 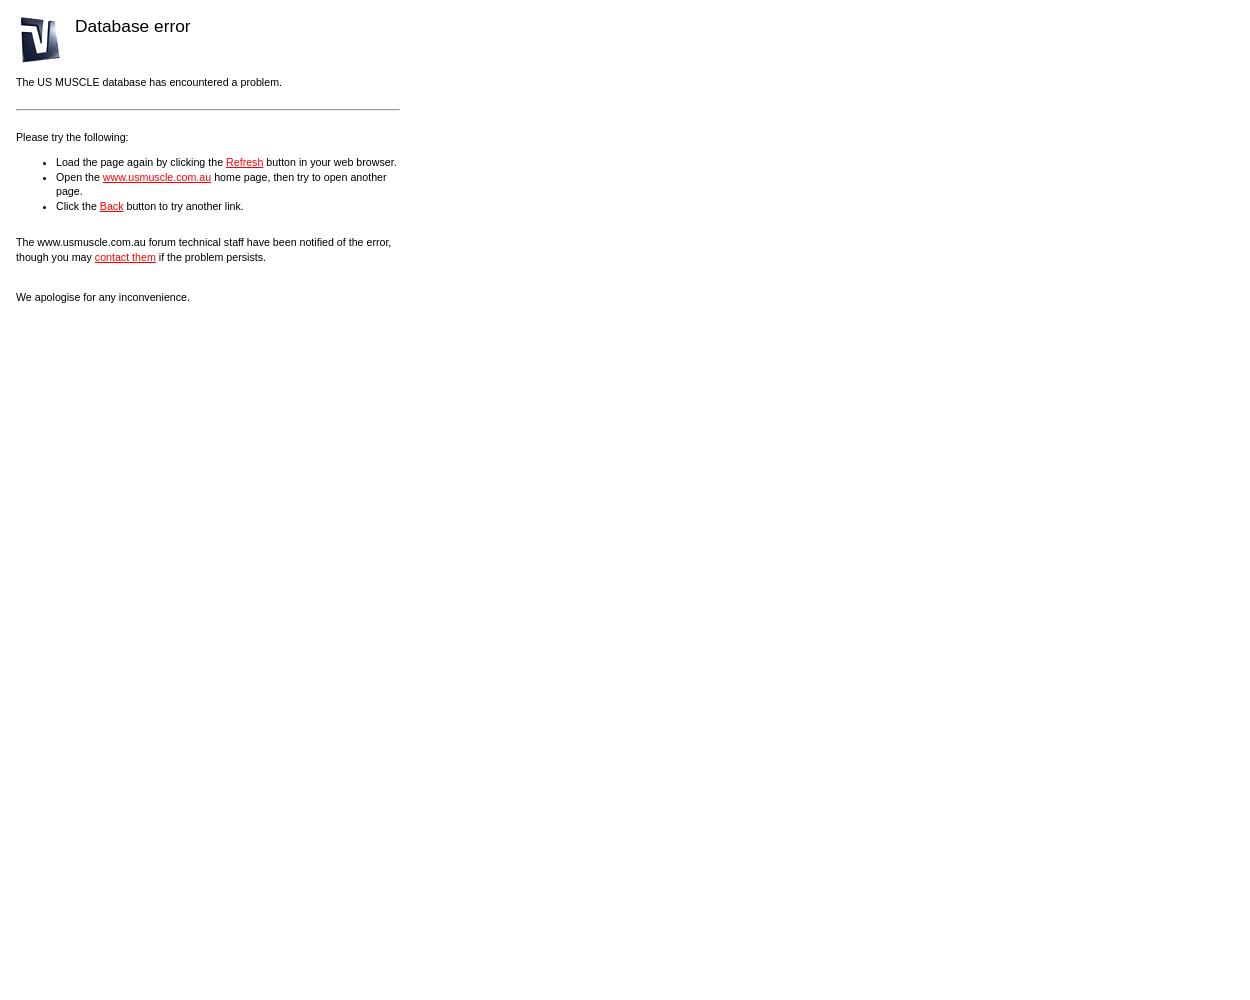 I want to click on 'if the problem persists.', so click(x=155, y=256).